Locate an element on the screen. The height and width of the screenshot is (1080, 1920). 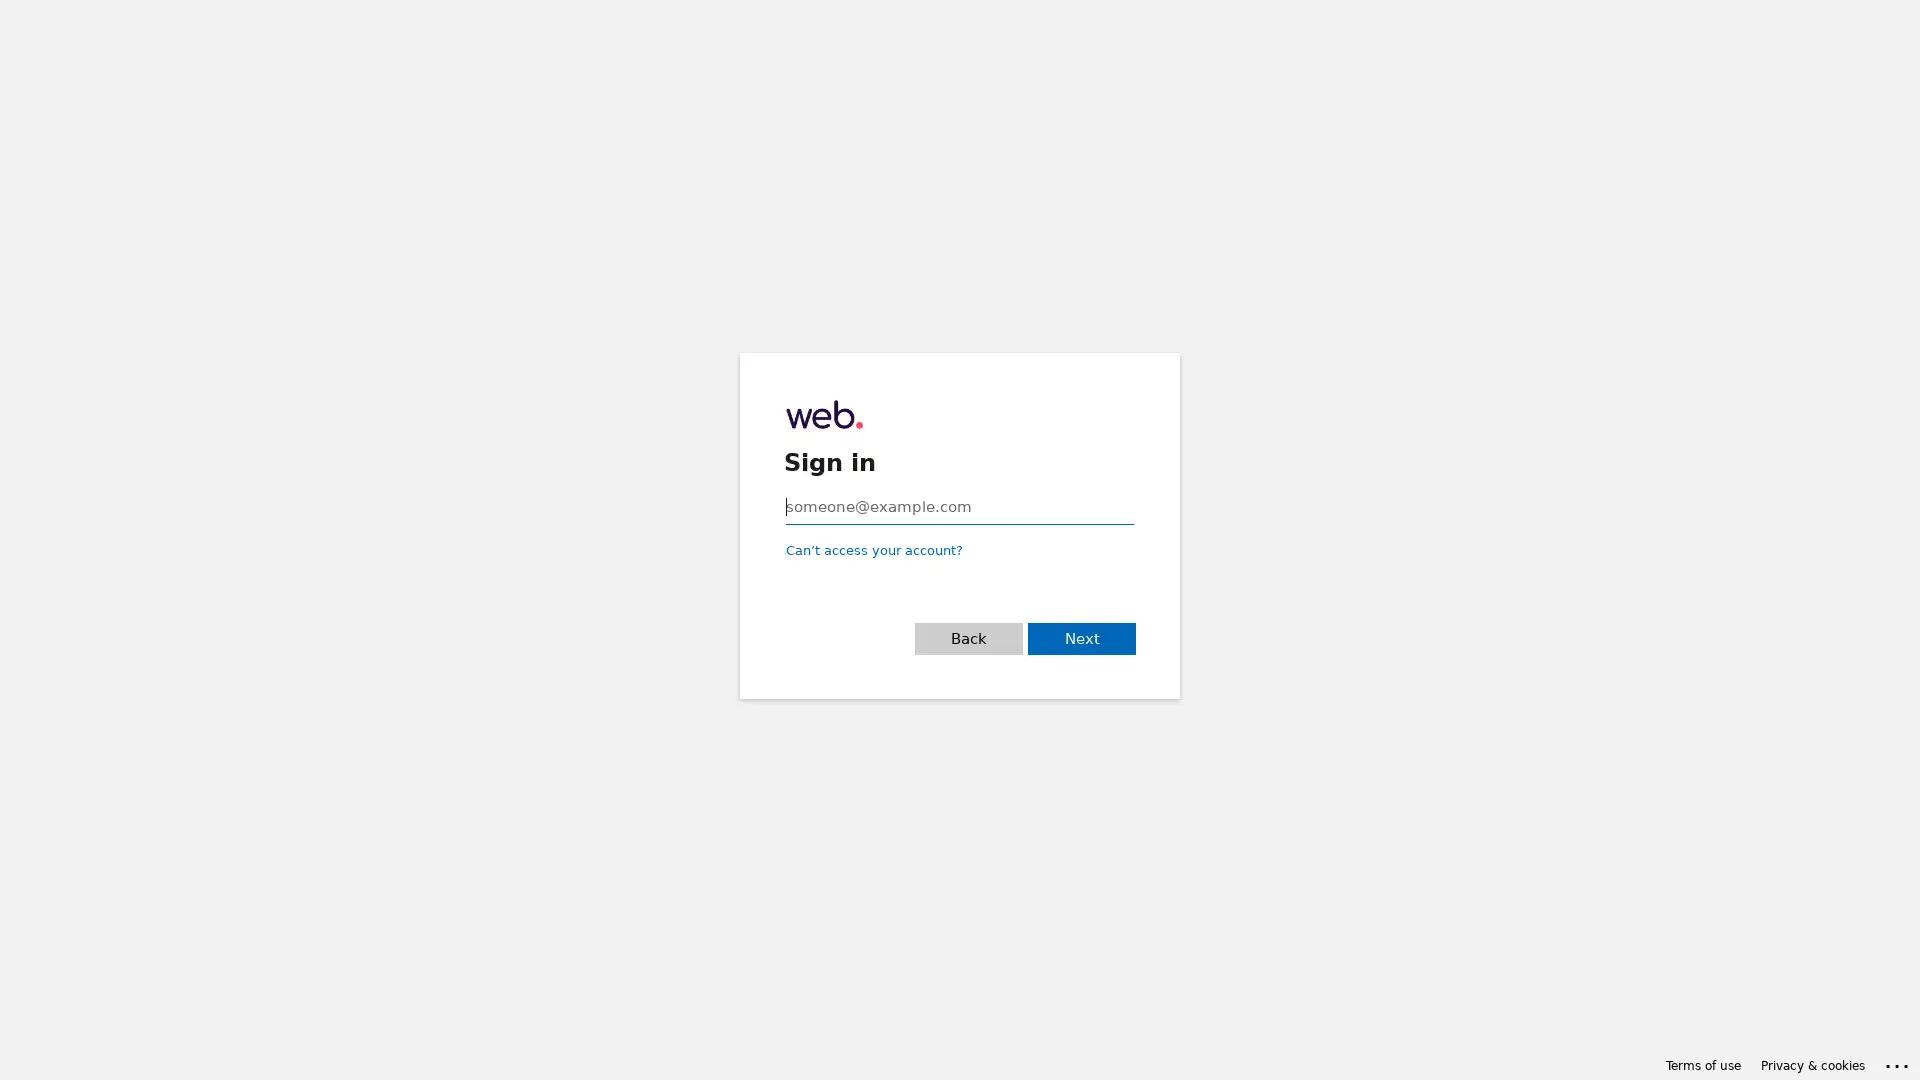
Sign-in options is located at coordinates (960, 708).